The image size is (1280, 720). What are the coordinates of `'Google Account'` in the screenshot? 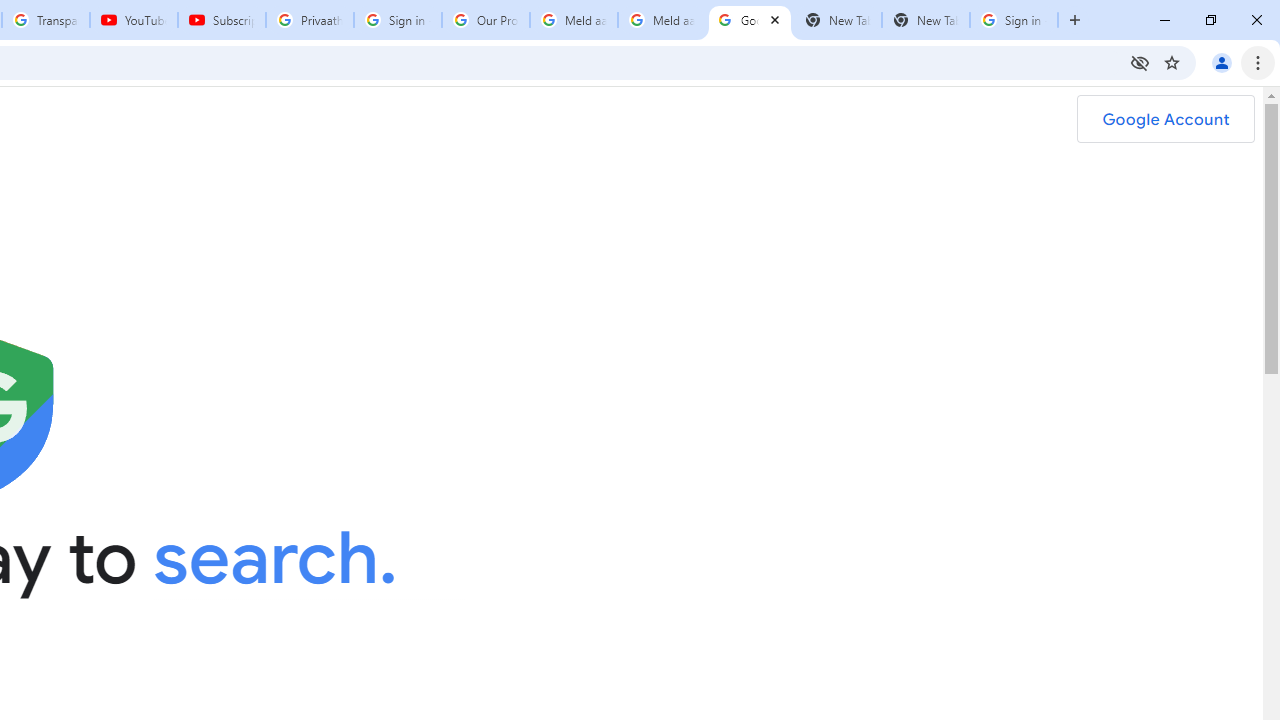 It's located at (1165, 119).